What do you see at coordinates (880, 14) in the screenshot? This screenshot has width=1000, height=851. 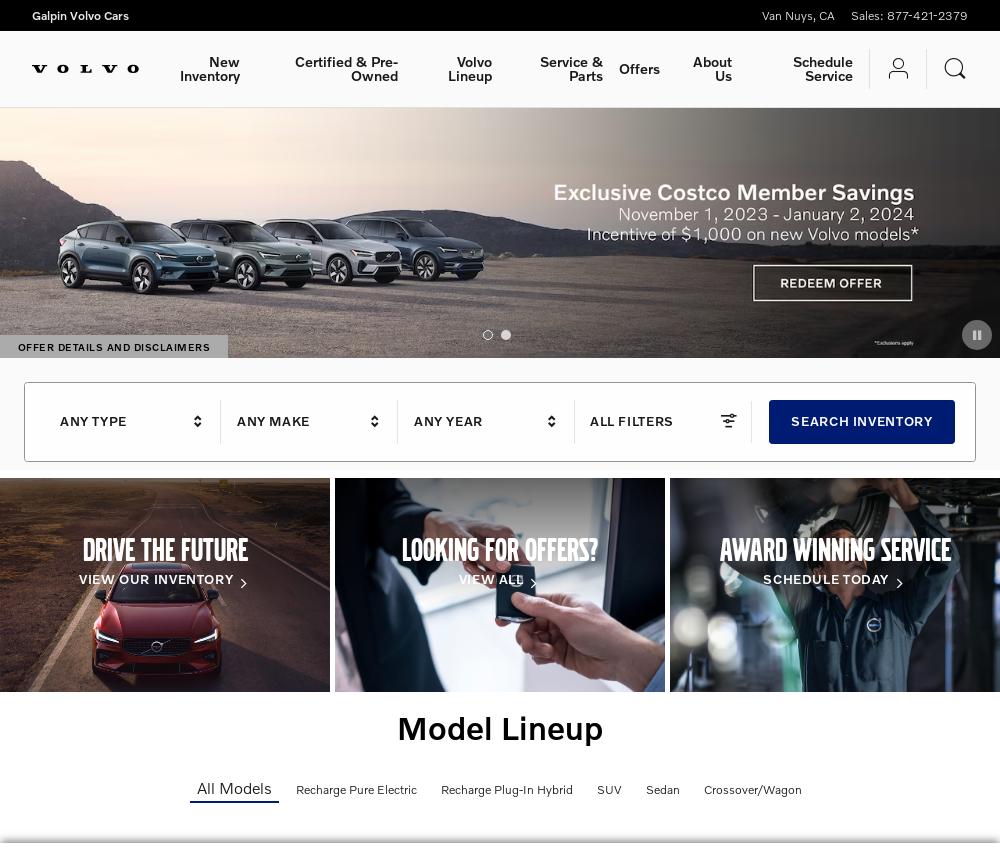 I see `':'` at bounding box center [880, 14].